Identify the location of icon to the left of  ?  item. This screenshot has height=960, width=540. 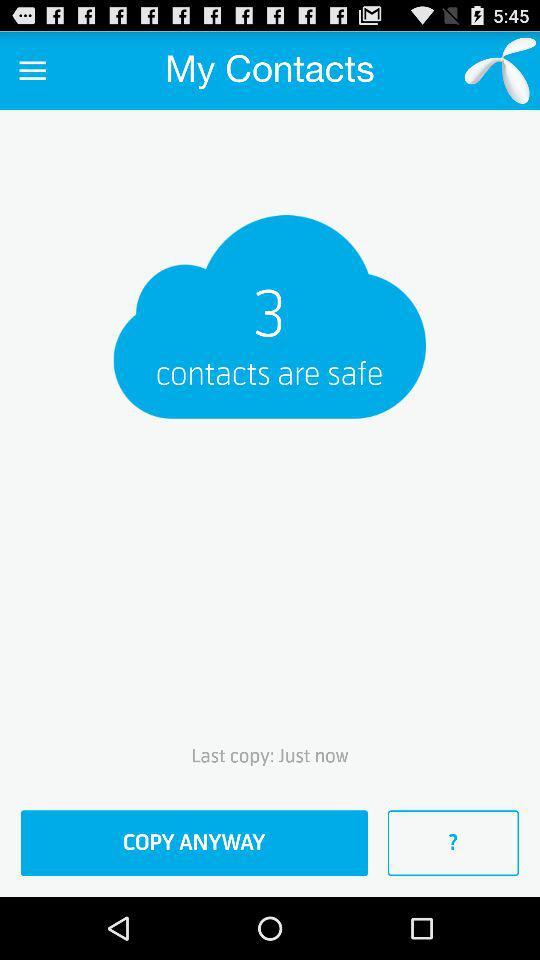
(194, 842).